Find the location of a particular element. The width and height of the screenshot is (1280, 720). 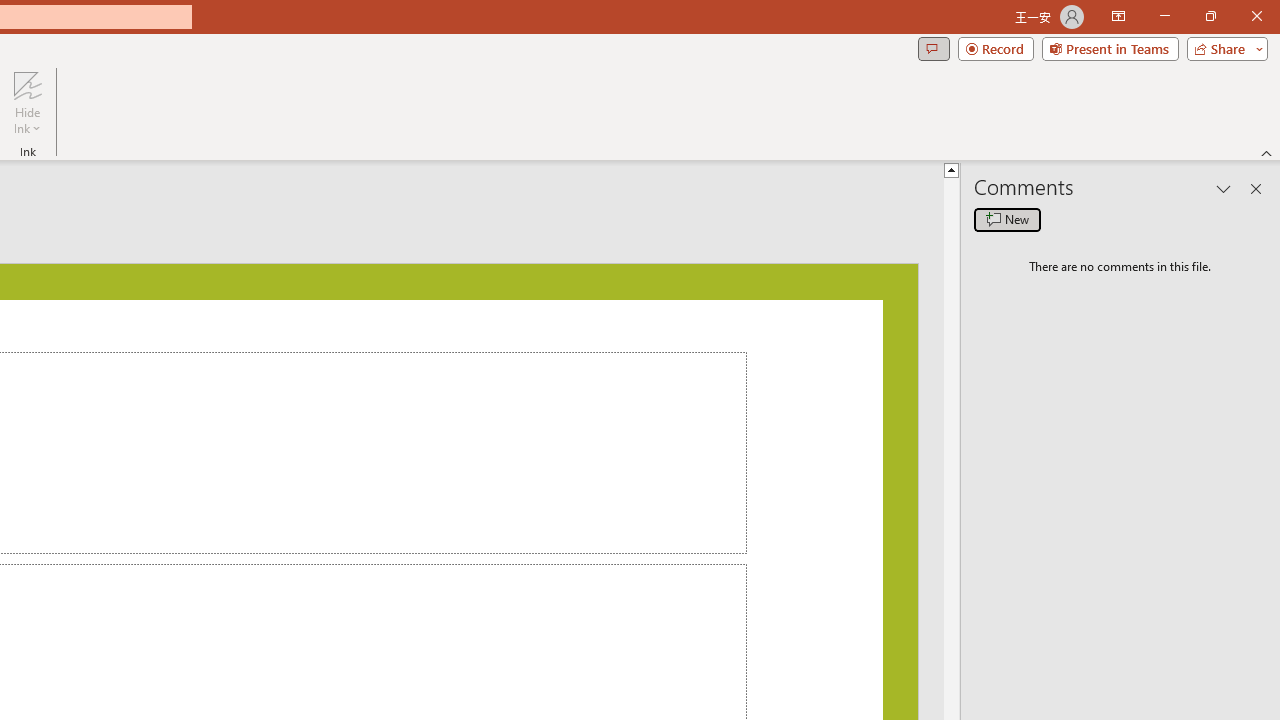

'New comment' is located at coordinates (1007, 219).